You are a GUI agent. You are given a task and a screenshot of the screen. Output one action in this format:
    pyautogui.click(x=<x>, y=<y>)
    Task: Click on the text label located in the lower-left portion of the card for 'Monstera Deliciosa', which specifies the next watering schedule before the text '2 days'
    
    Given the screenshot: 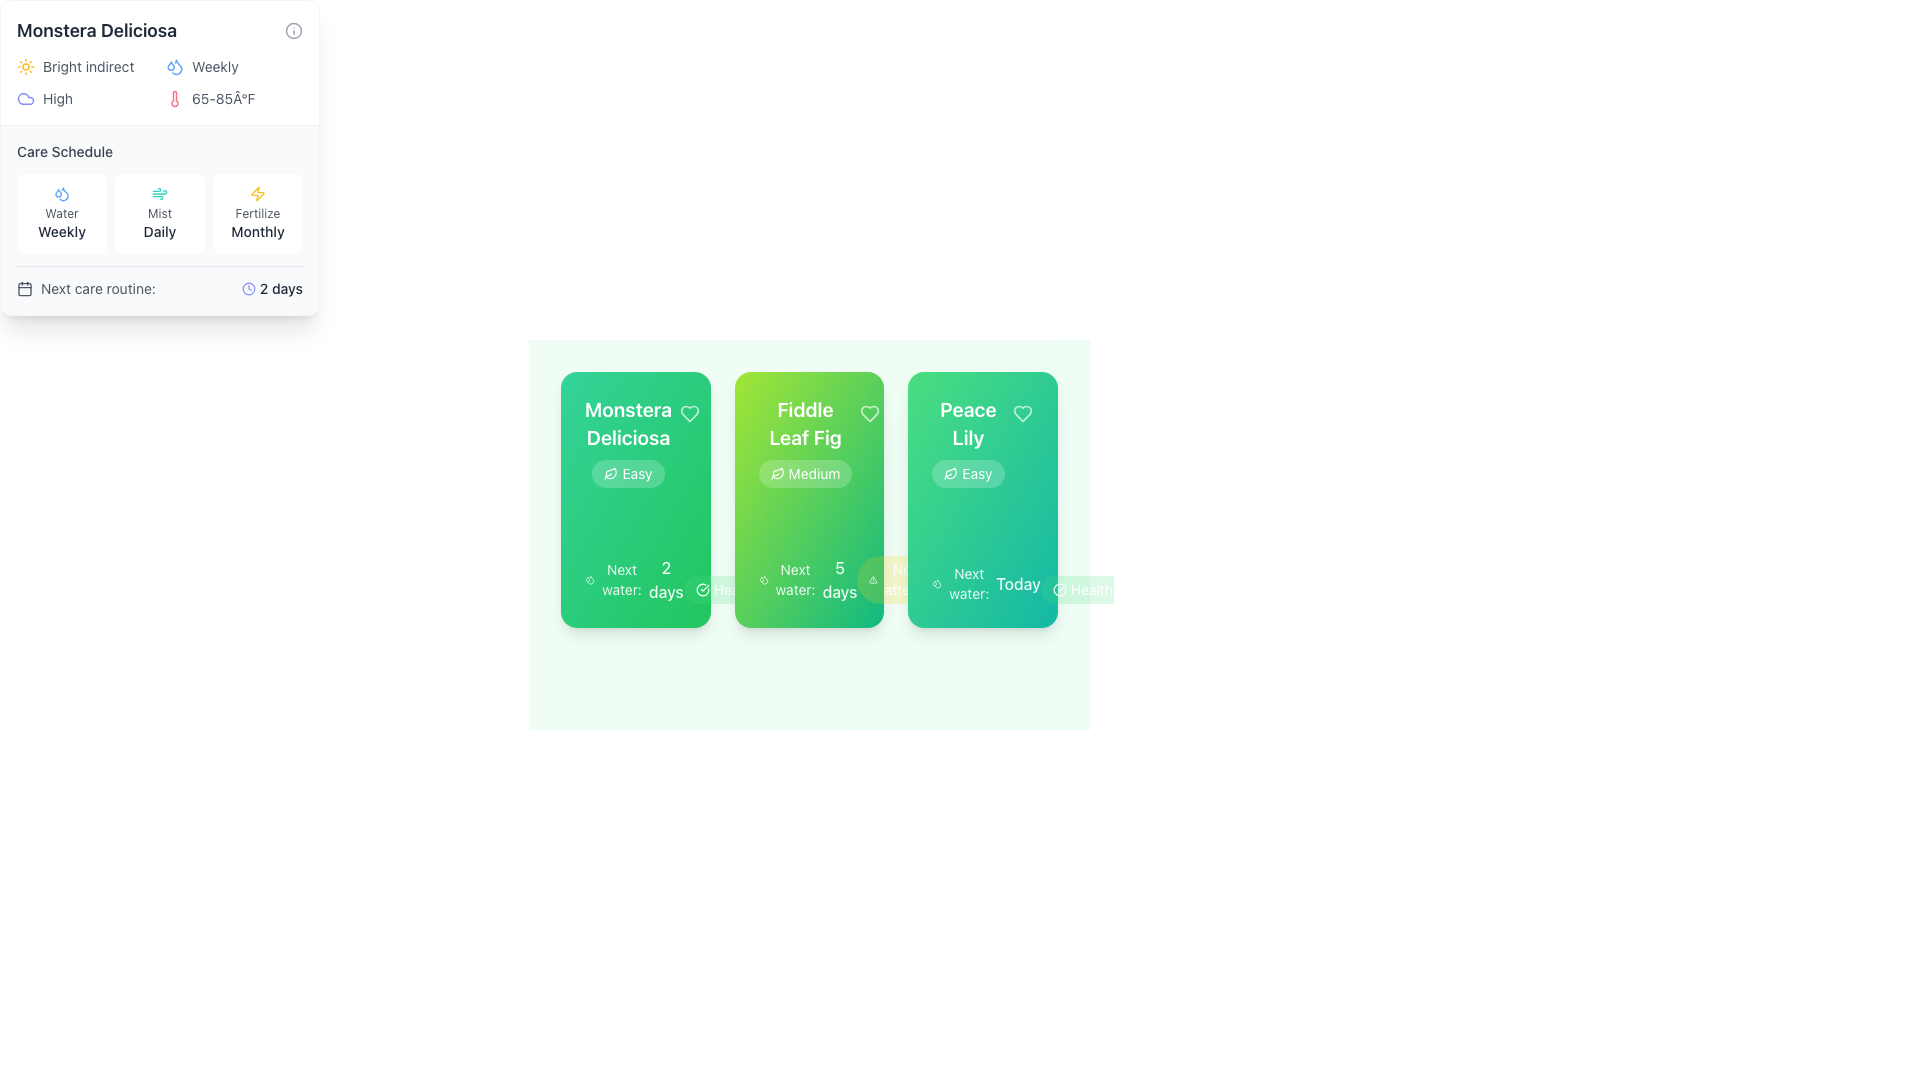 What is the action you would take?
    pyautogui.click(x=620, y=579)
    